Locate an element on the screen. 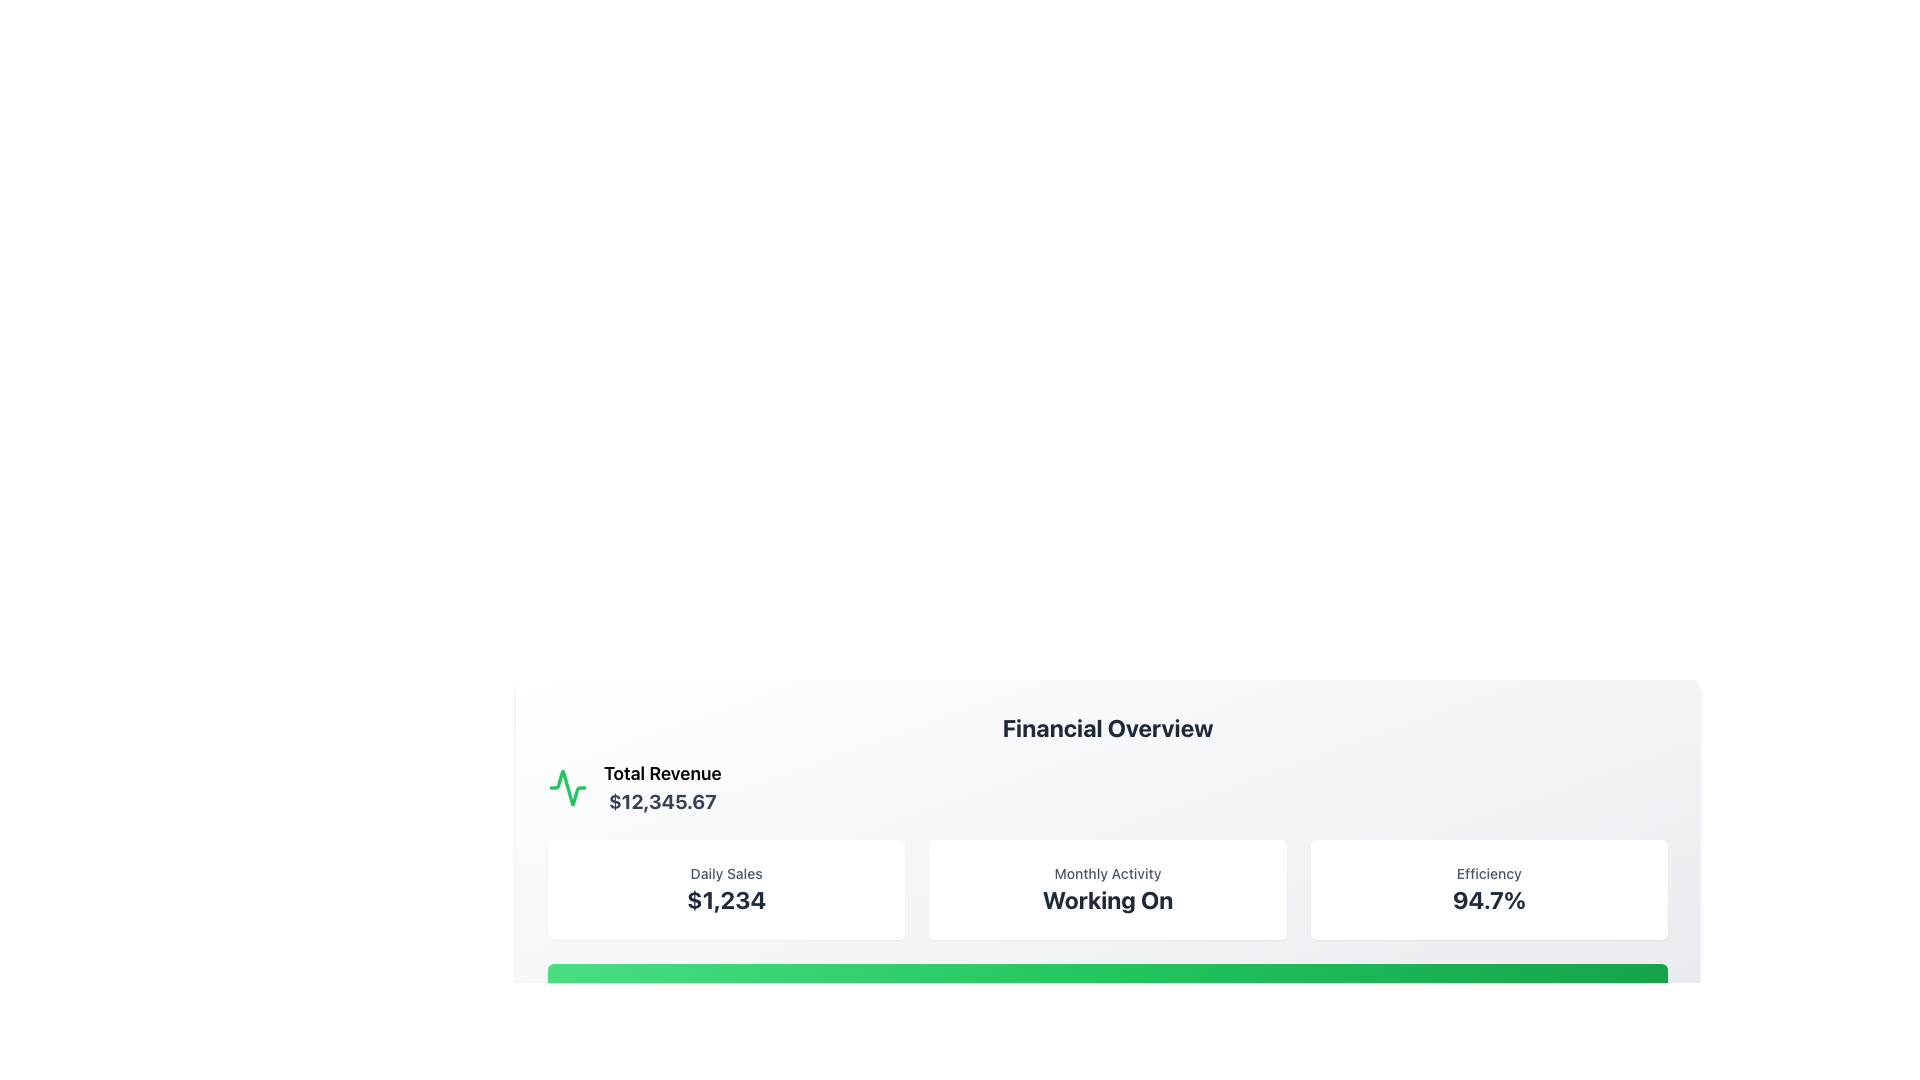 The image size is (1920, 1080). the text label indicating 'Efficiency' at the top of the card in the 'Financial Overview' section is located at coordinates (1489, 873).